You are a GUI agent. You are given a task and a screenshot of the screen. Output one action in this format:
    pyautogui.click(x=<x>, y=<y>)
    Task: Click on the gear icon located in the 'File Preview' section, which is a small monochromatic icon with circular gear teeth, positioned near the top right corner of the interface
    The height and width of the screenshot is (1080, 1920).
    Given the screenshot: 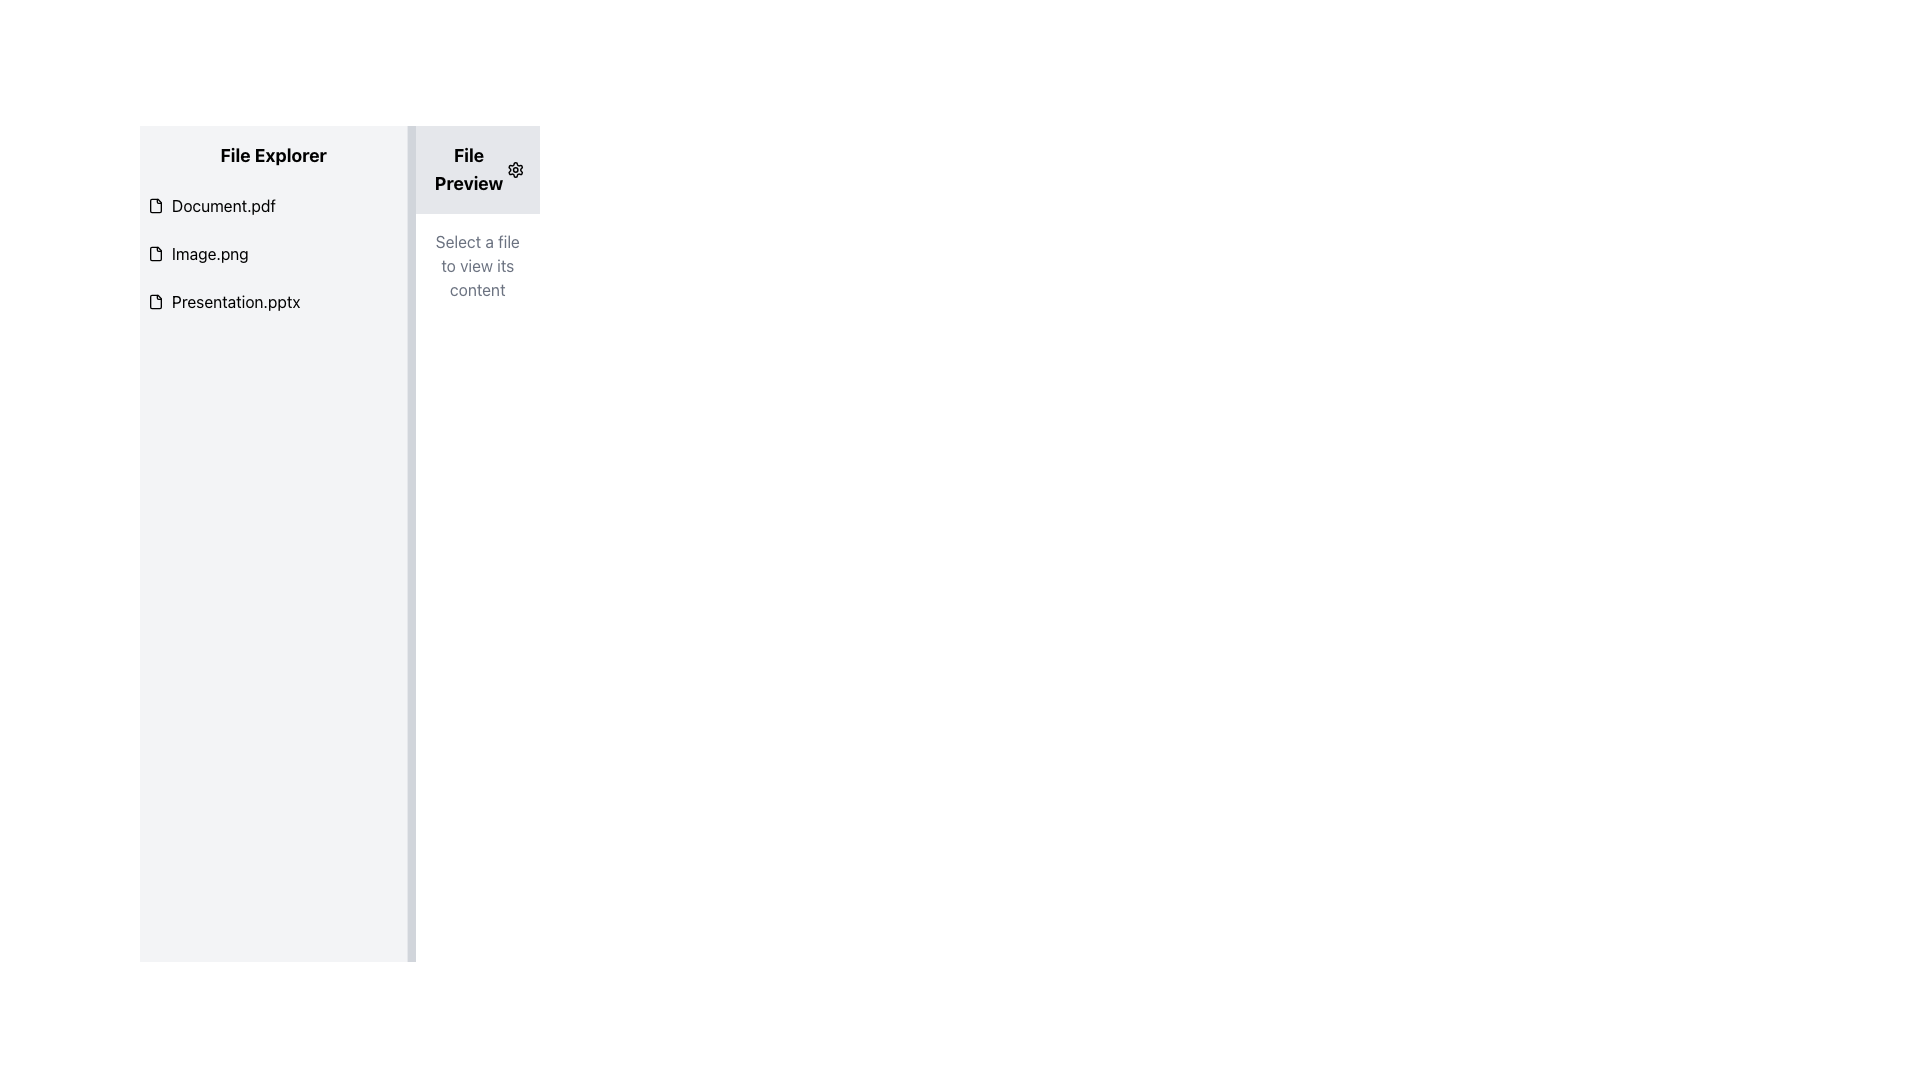 What is the action you would take?
    pyautogui.click(x=515, y=168)
    